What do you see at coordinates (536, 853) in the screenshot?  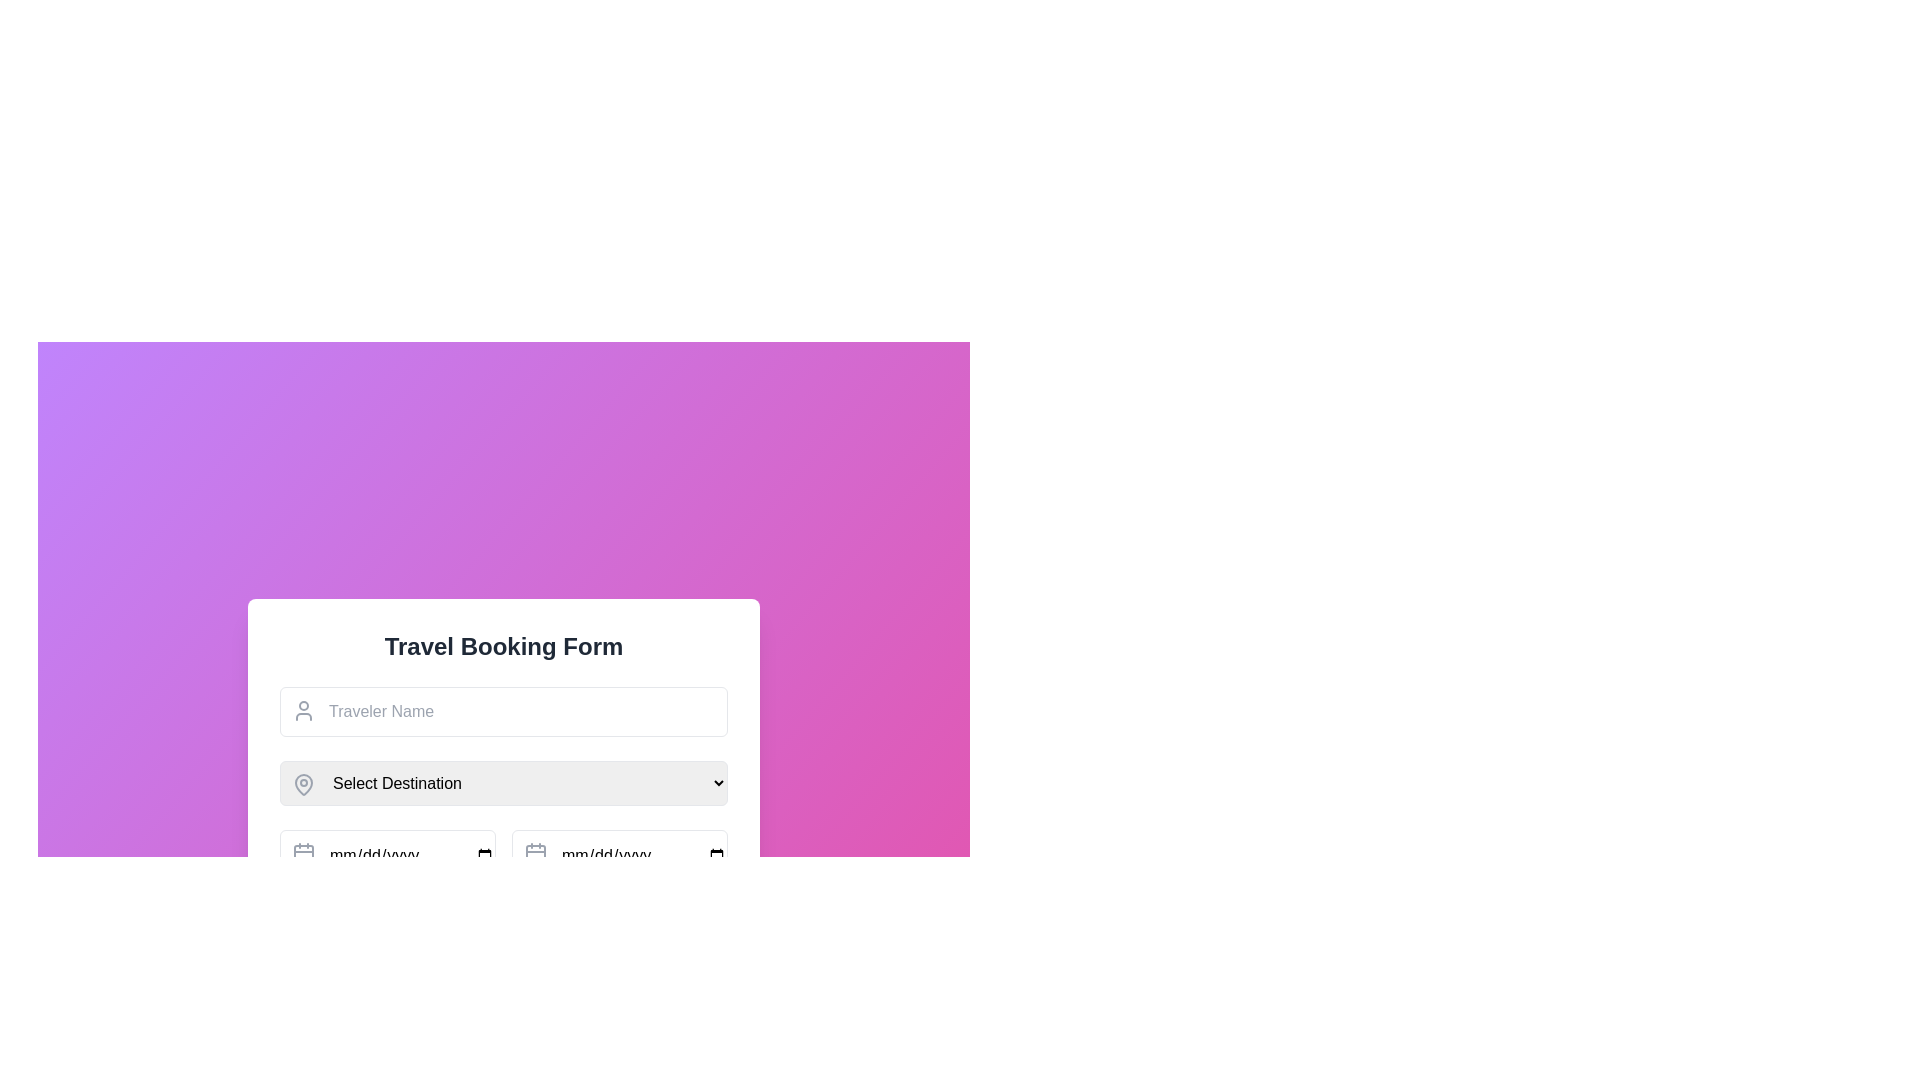 I see `the date selection icon located on the left side of the end date input field in the travel booking form` at bounding box center [536, 853].